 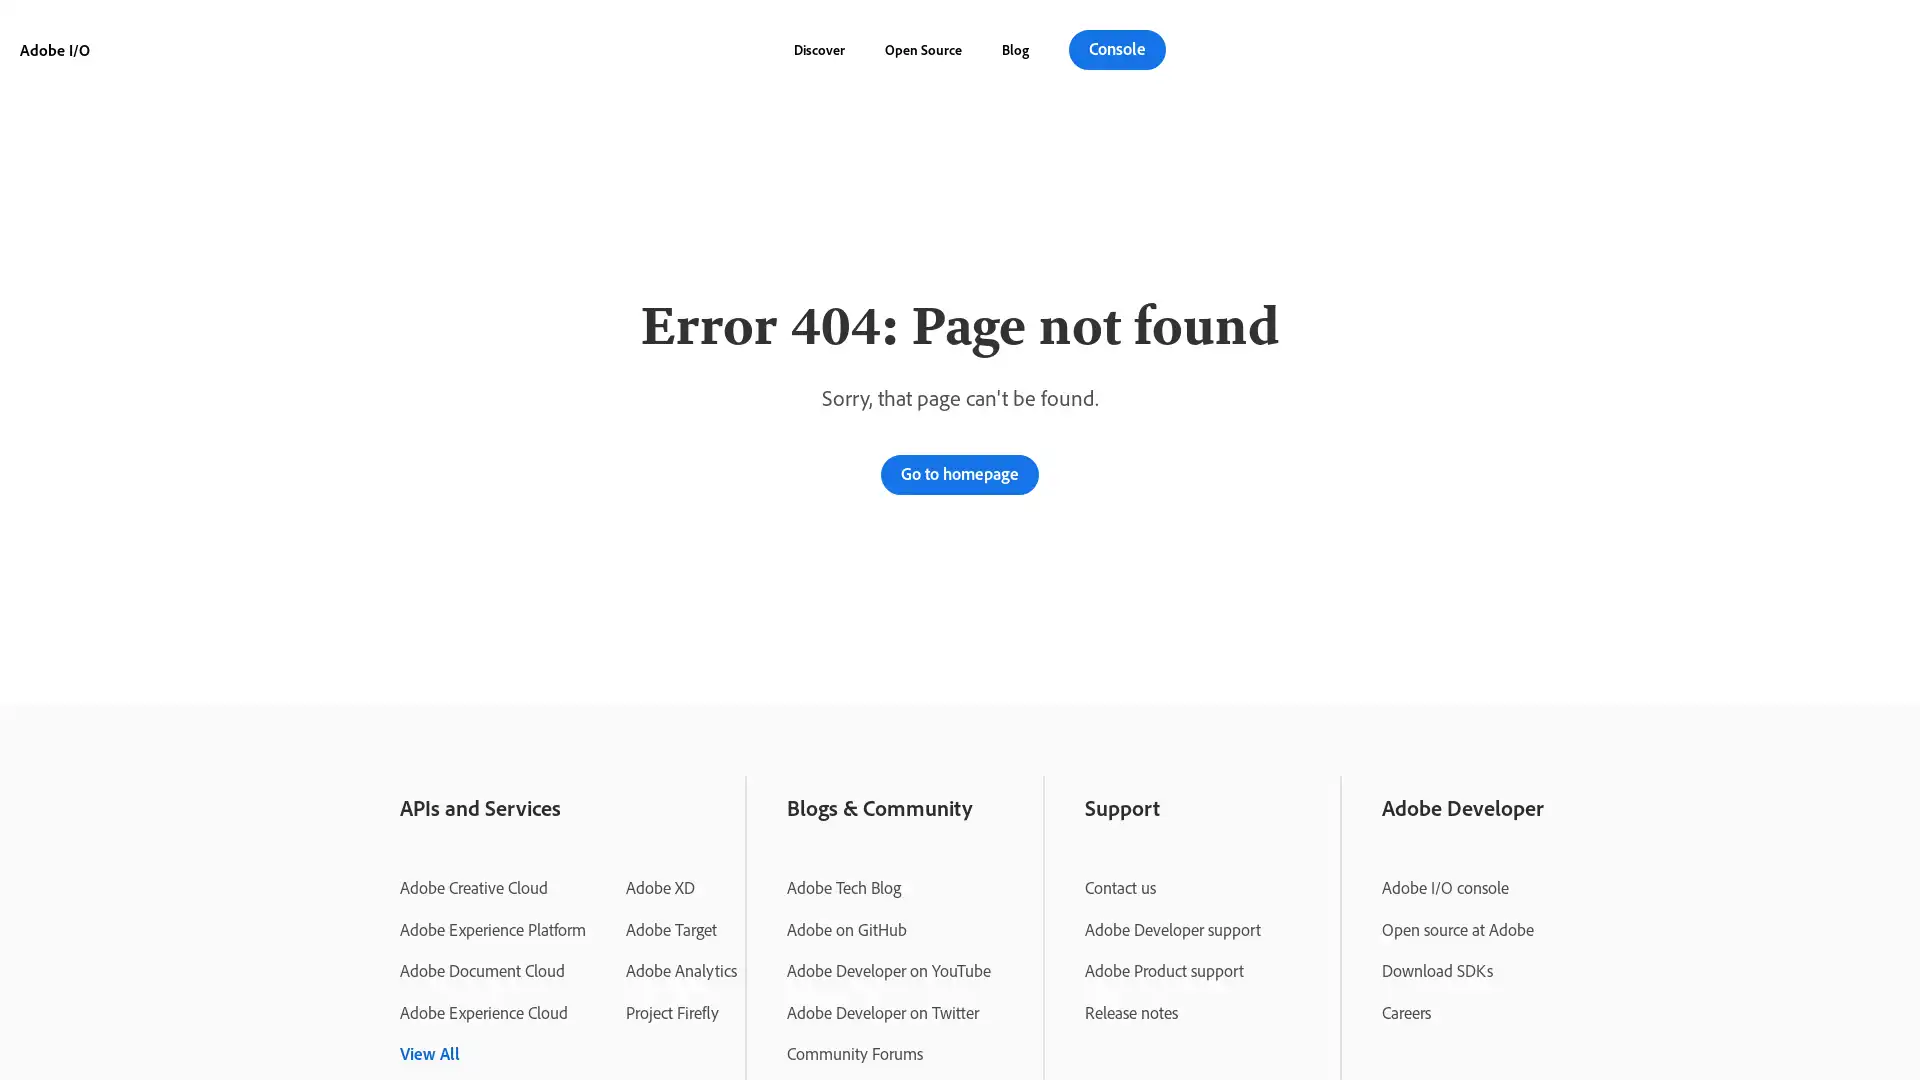 I want to click on Go to homepage, so click(x=960, y=474).